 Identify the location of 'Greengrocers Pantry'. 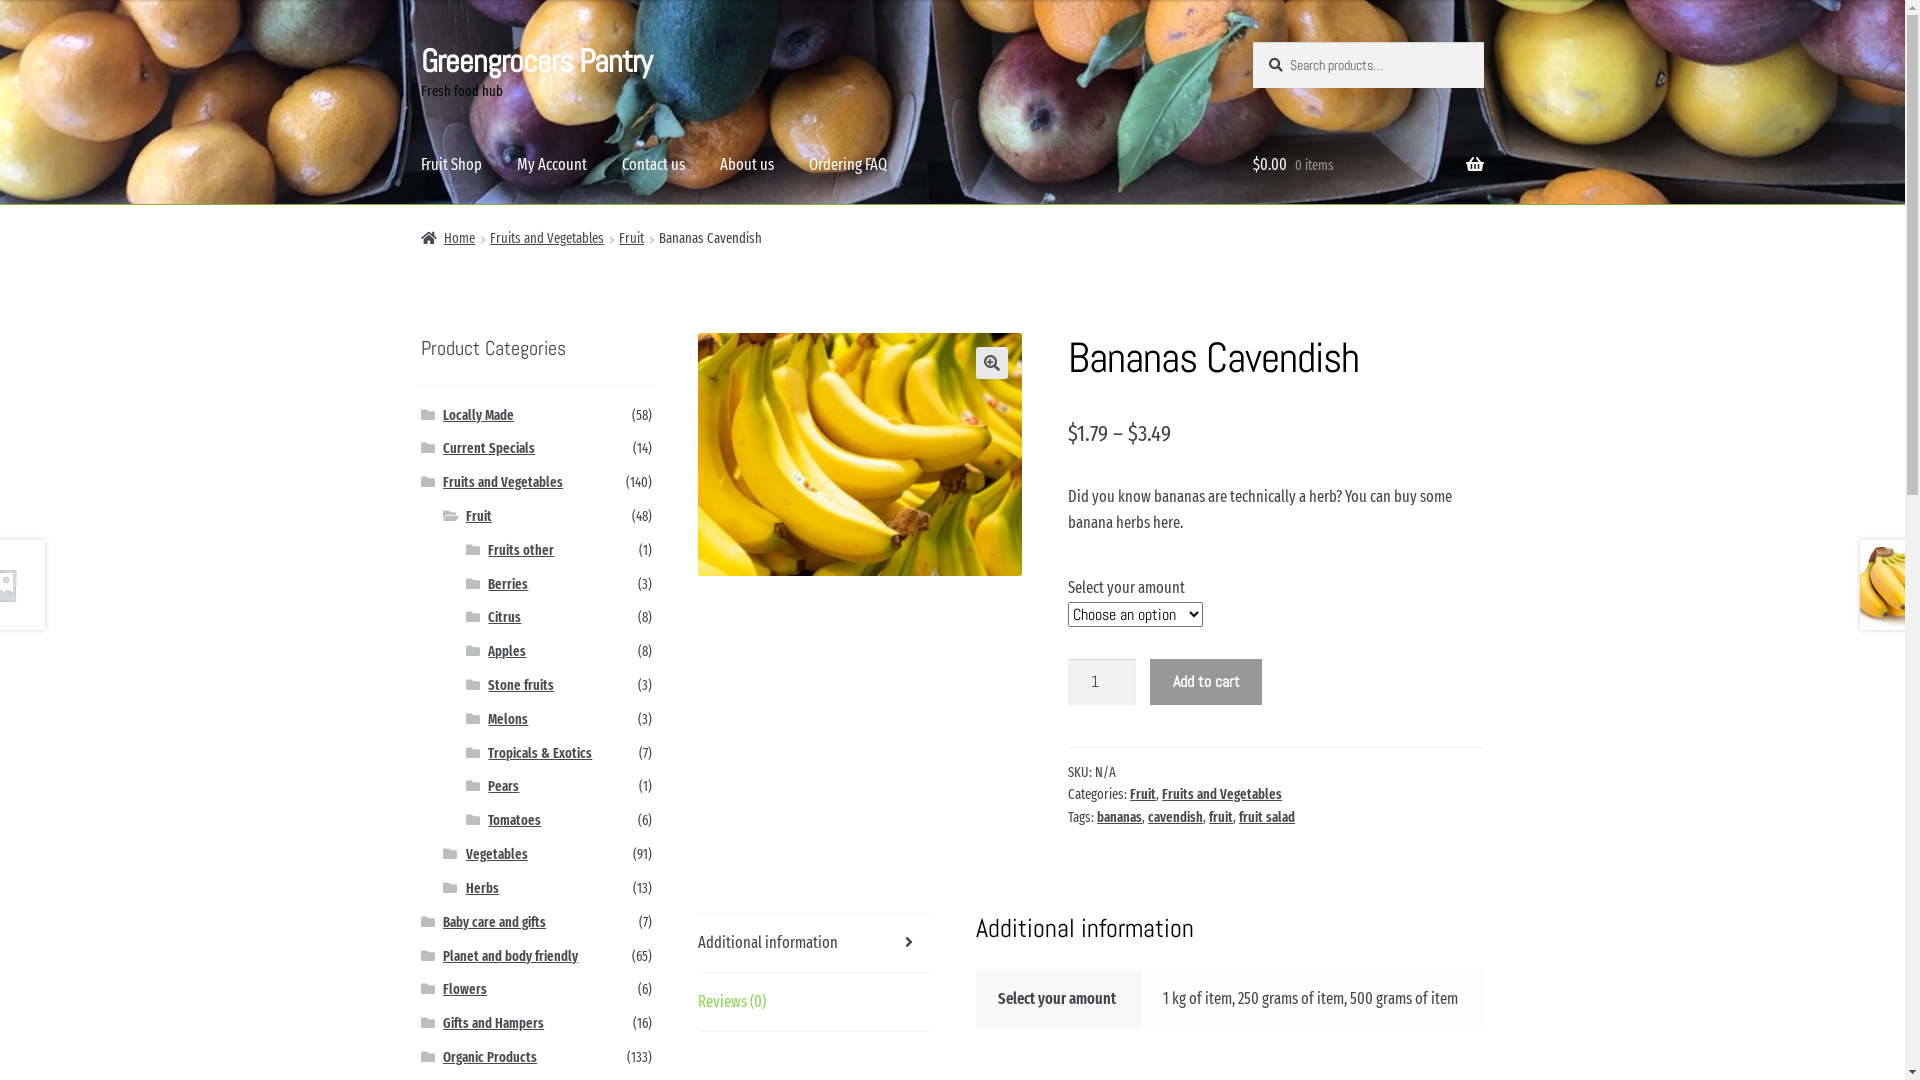
(536, 60).